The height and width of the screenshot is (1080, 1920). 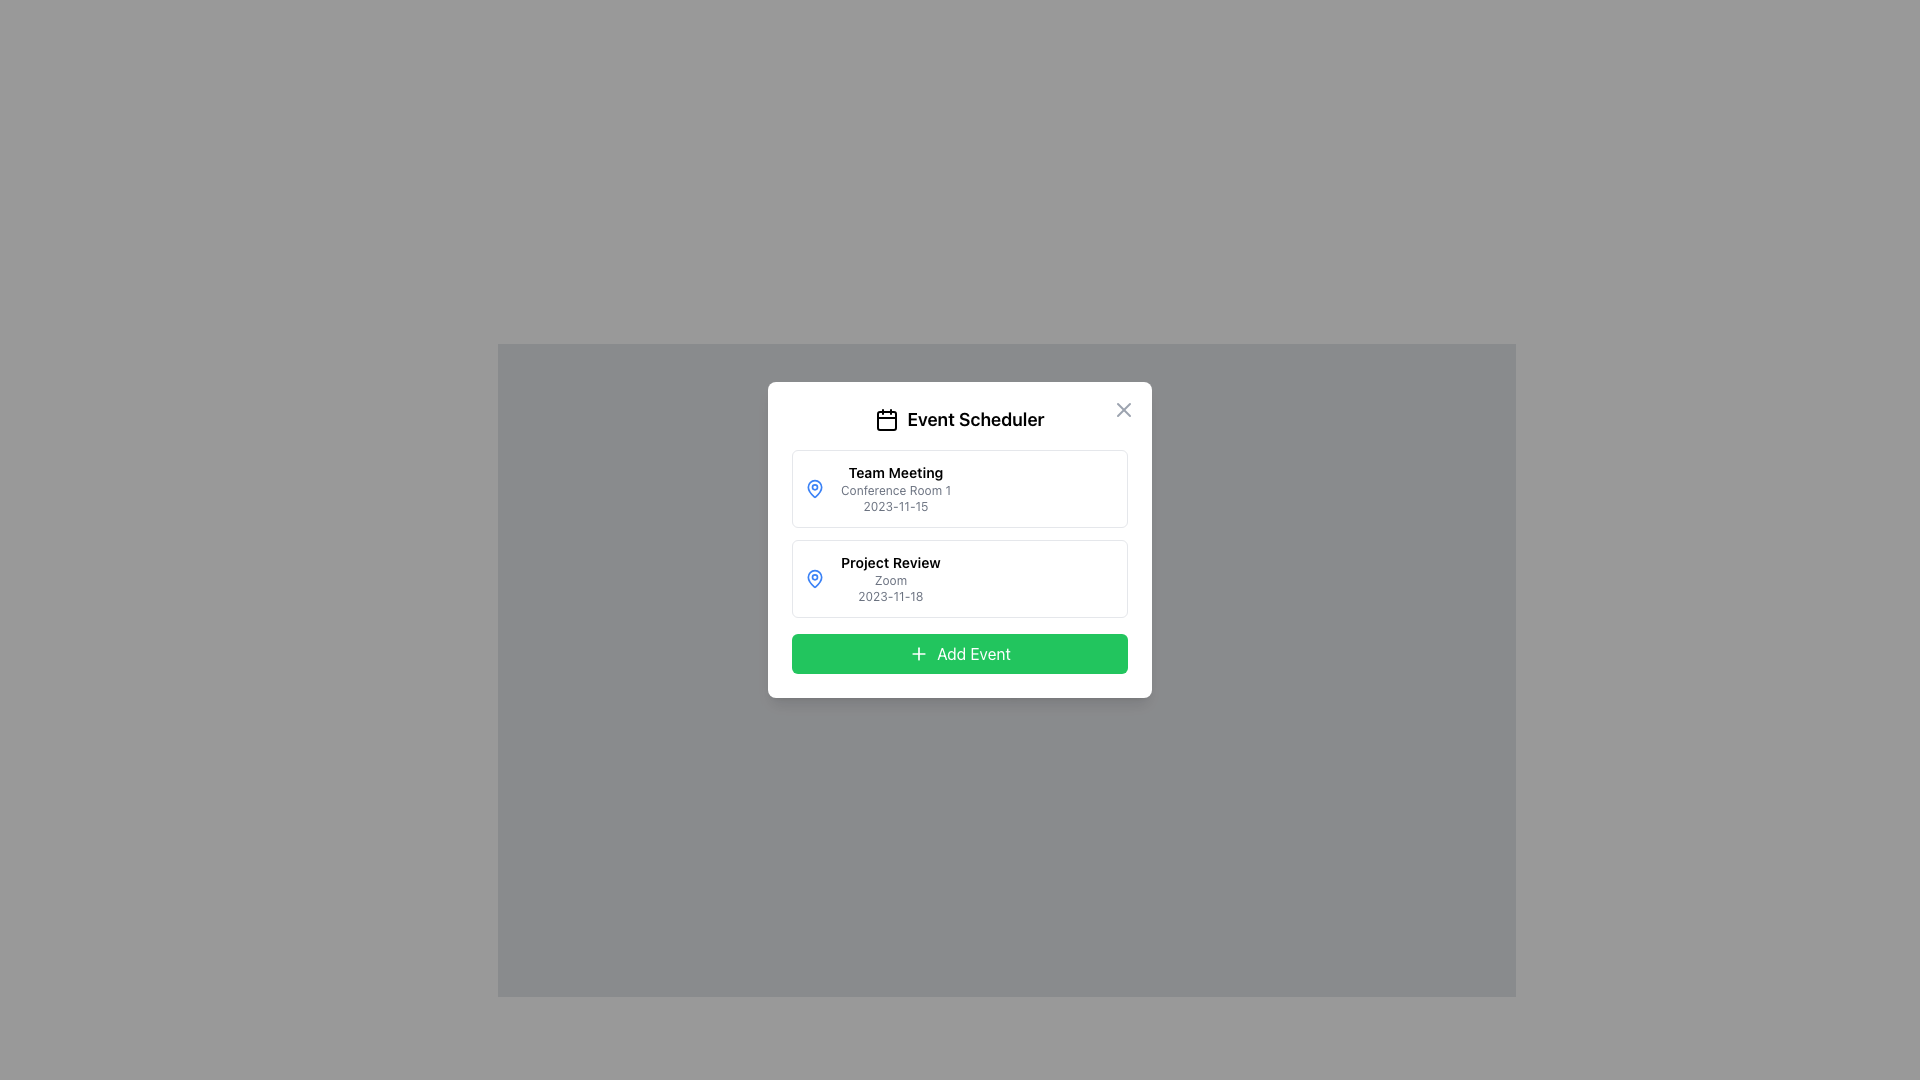 What do you see at coordinates (889, 596) in the screenshot?
I see `the static text label displaying the date '2023-11-18' in gray, located below the text 'Zoom' in the event scheduling application for the 'Project Review' event` at bounding box center [889, 596].